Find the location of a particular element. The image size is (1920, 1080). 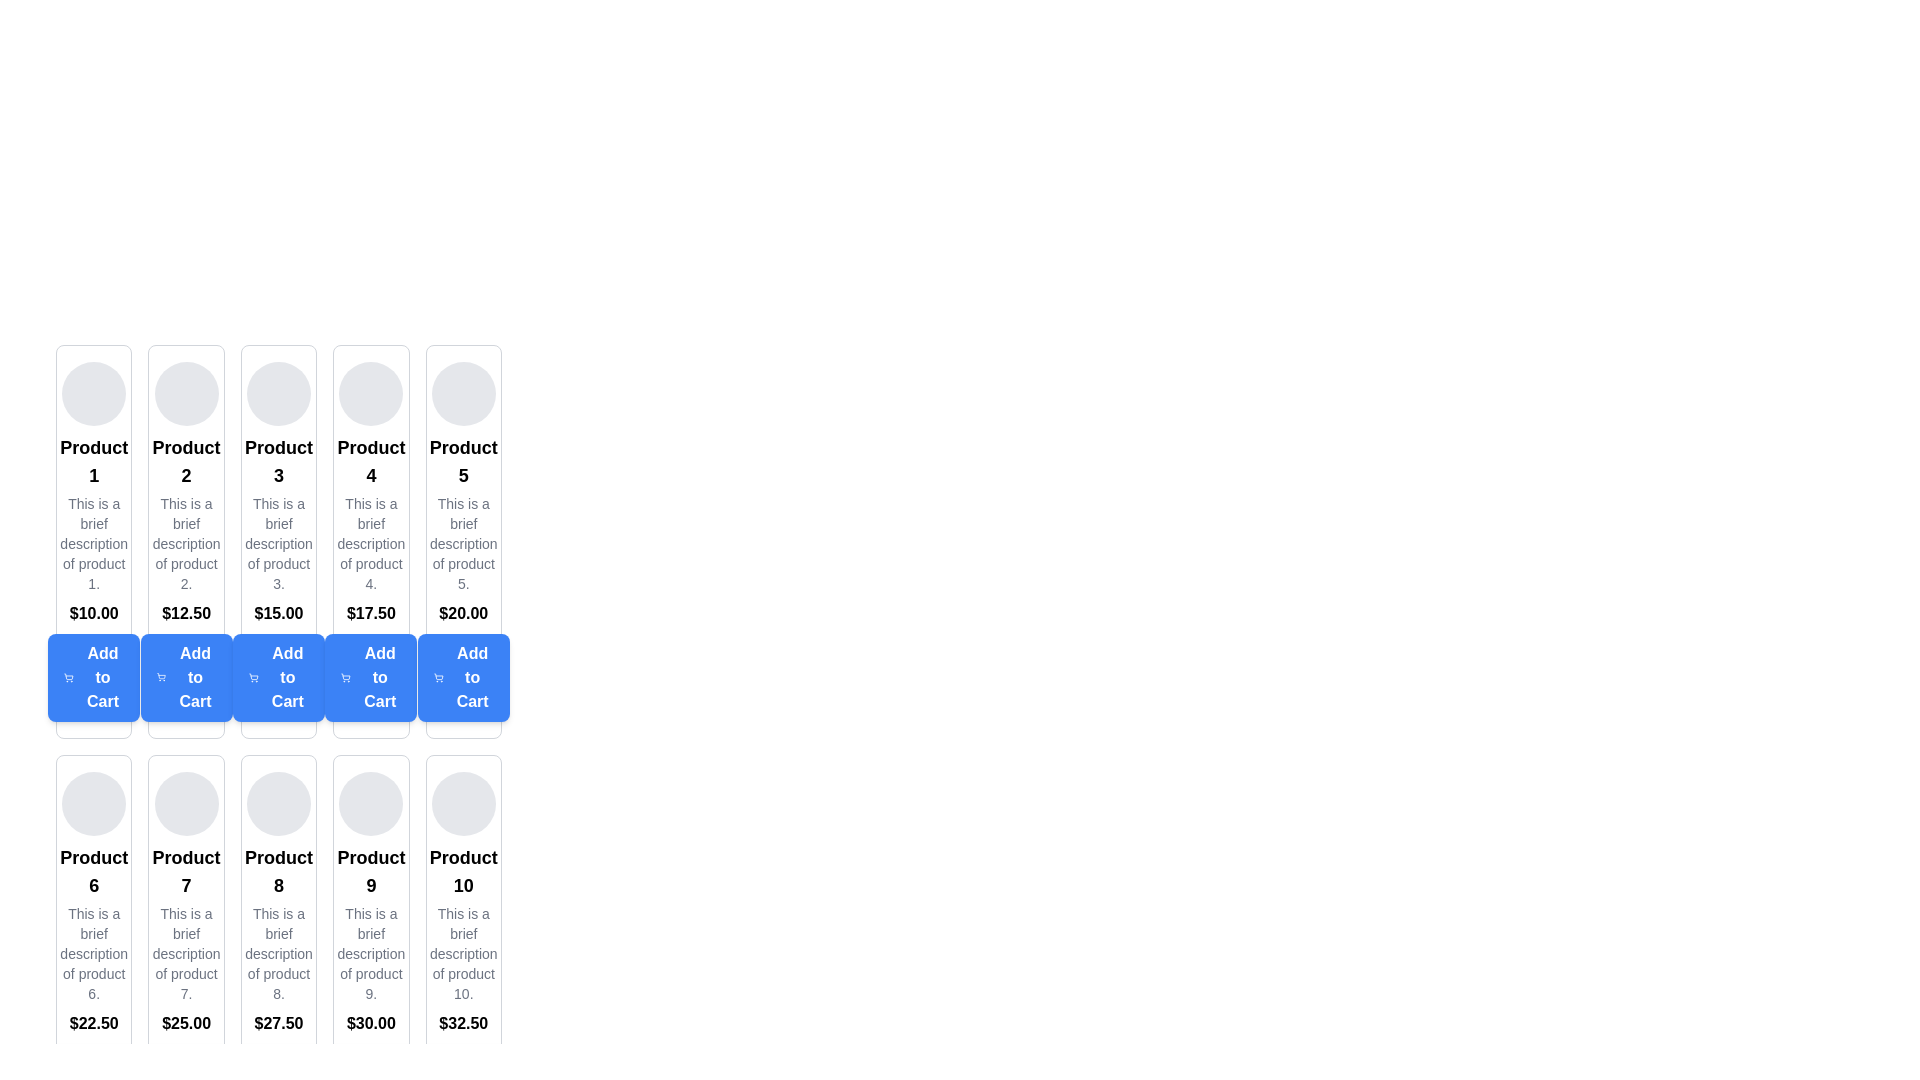

the text label displaying the price value of '$10.00', which is centrally aligned below the product description of 'Product 1' is located at coordinates (93, 612).